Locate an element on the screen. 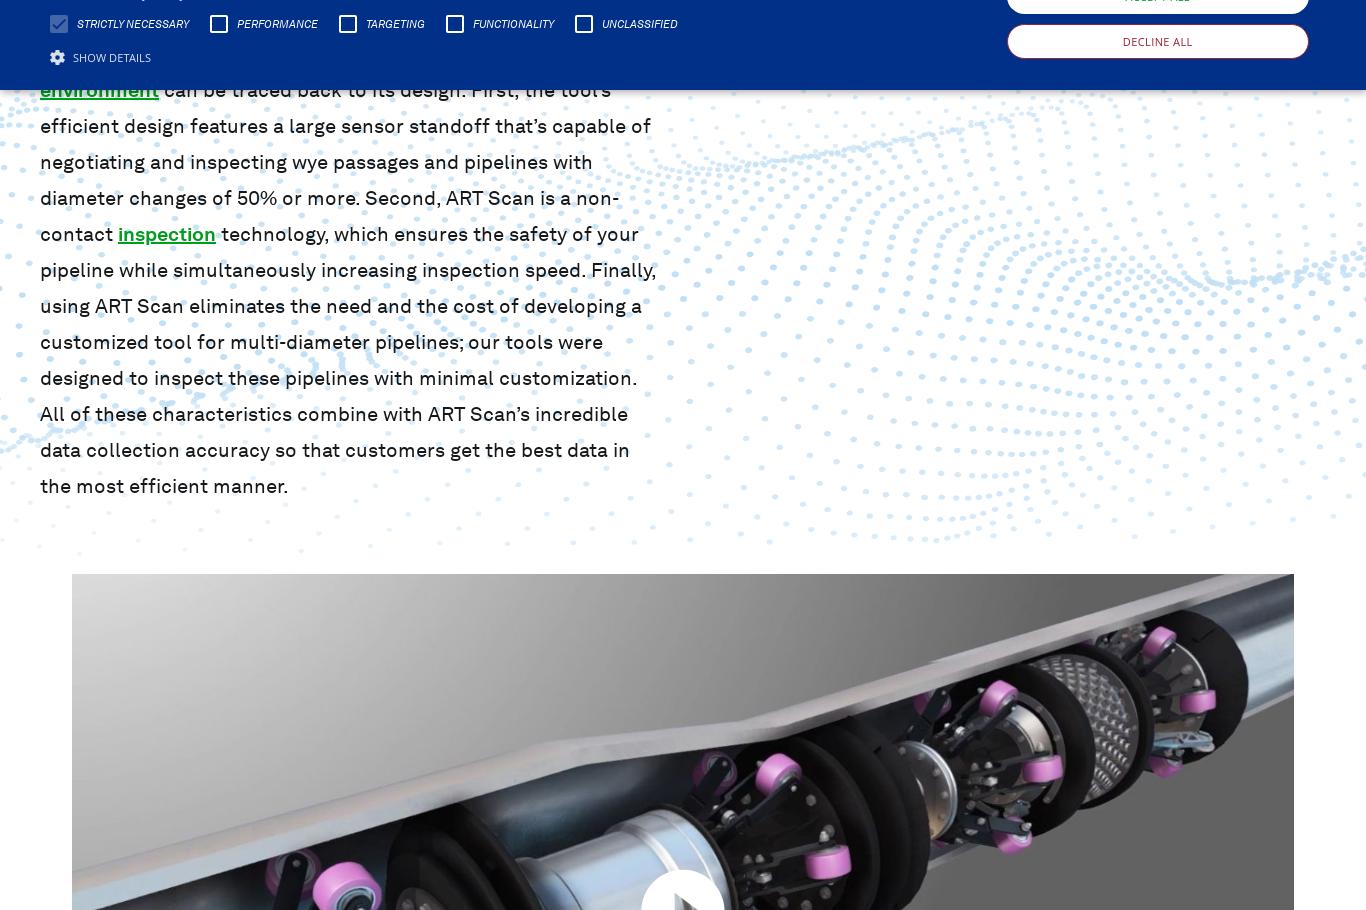  'inspection' is located at coordinates (117, 233).